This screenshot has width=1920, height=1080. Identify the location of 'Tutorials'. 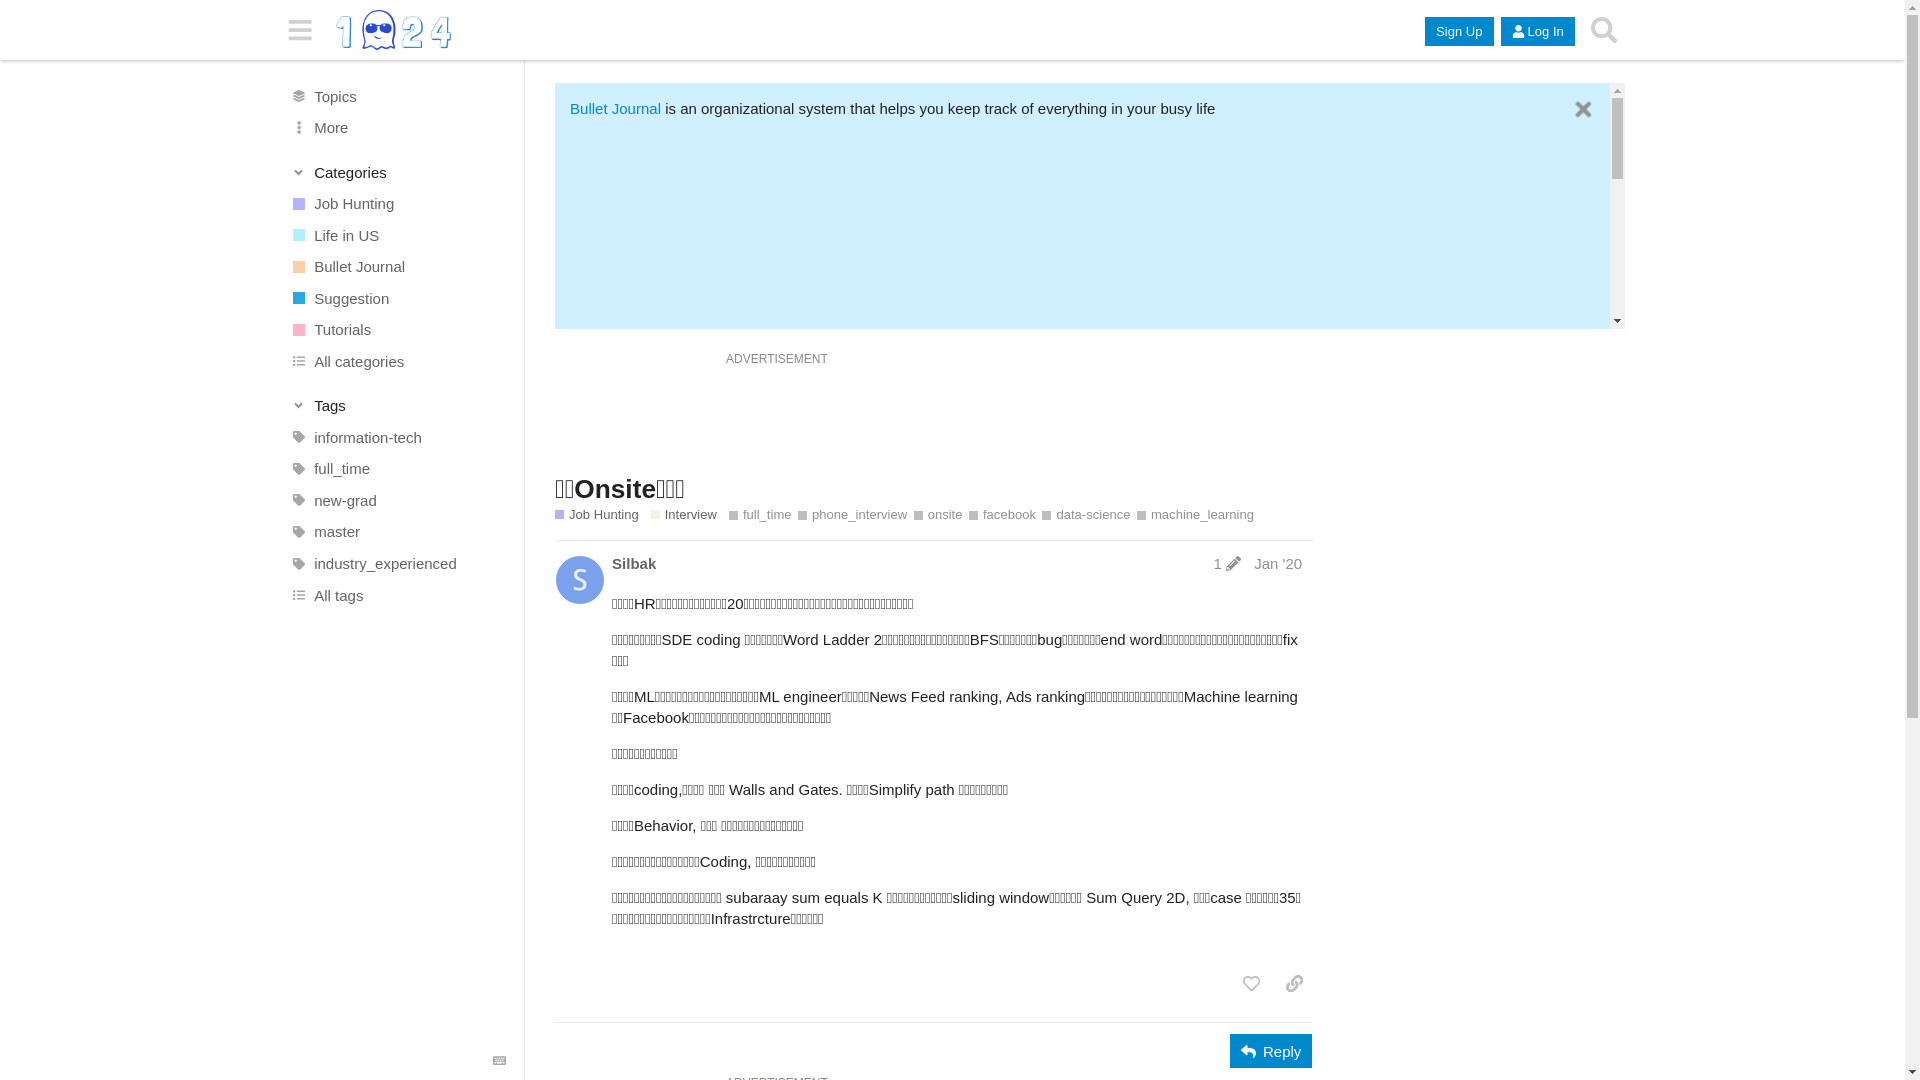
(268, 329).